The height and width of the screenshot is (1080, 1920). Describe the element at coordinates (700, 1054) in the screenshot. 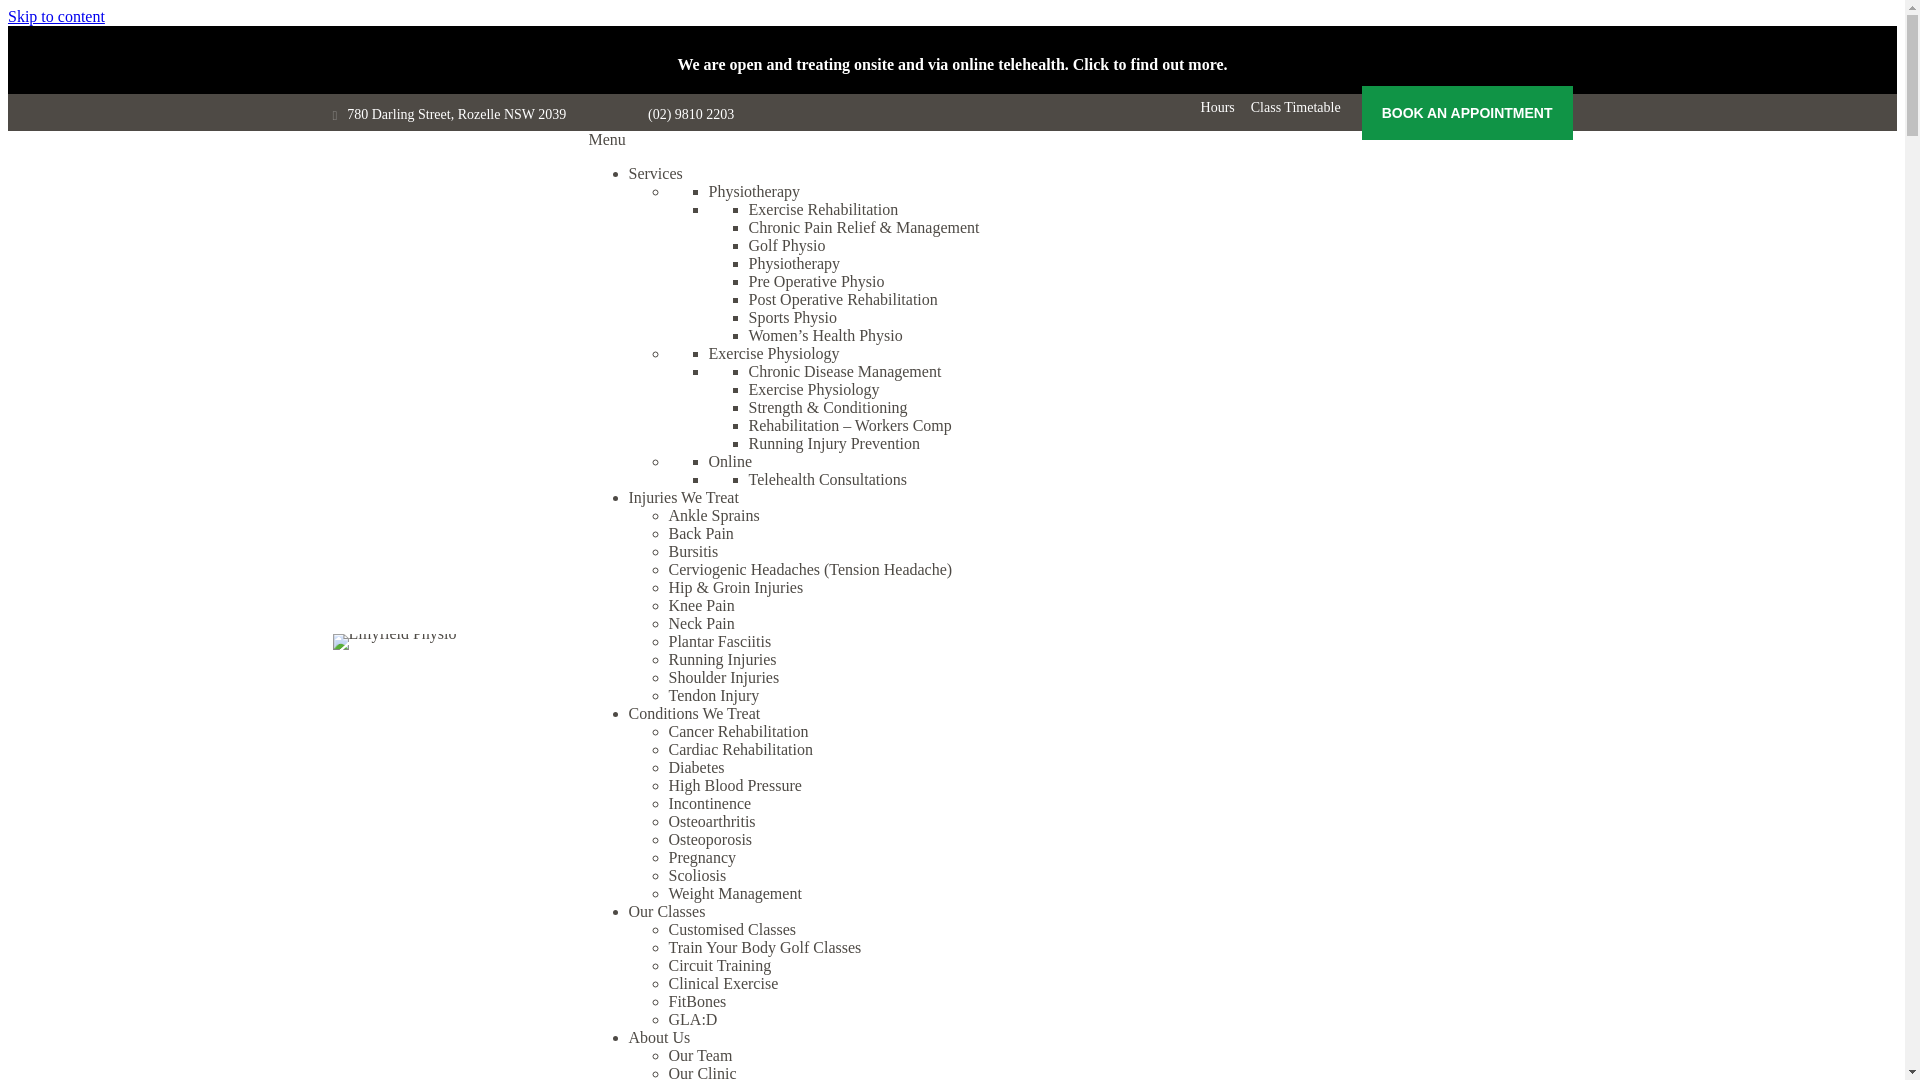

I see `'Our Team'` at that location.